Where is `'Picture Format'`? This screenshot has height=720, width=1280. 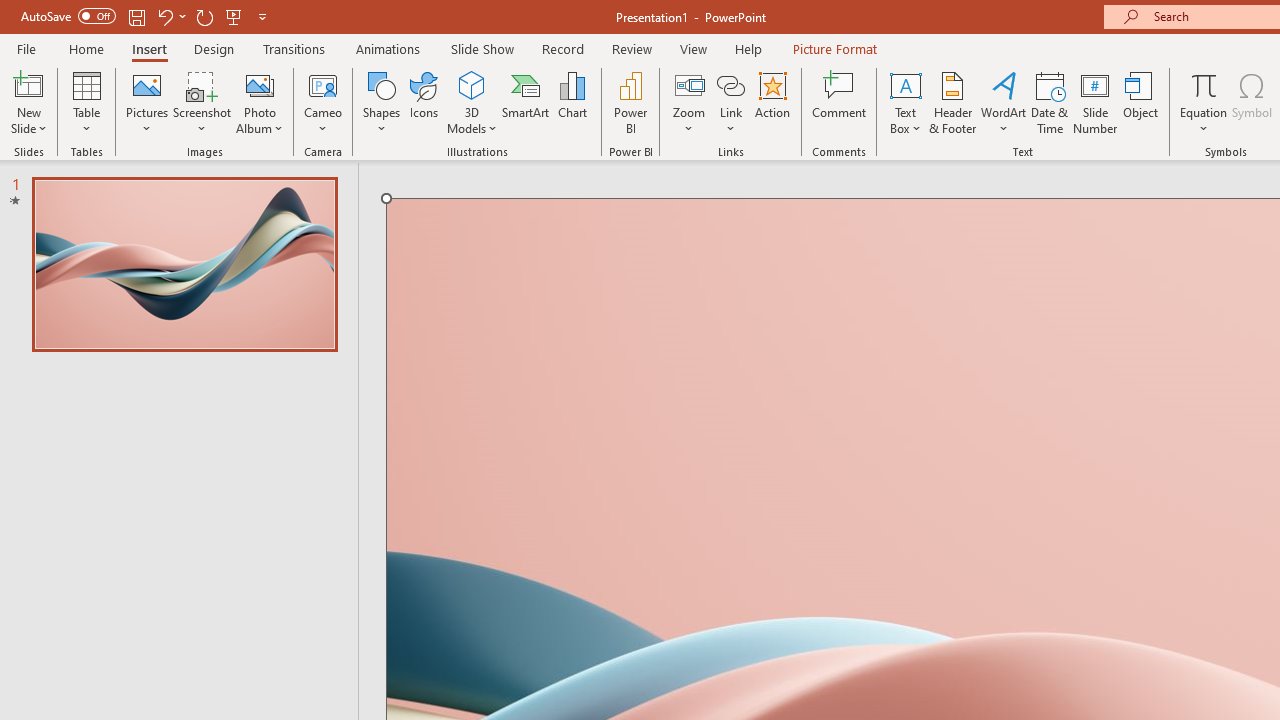
'Picture Format' is located at coordinates (835, 48).